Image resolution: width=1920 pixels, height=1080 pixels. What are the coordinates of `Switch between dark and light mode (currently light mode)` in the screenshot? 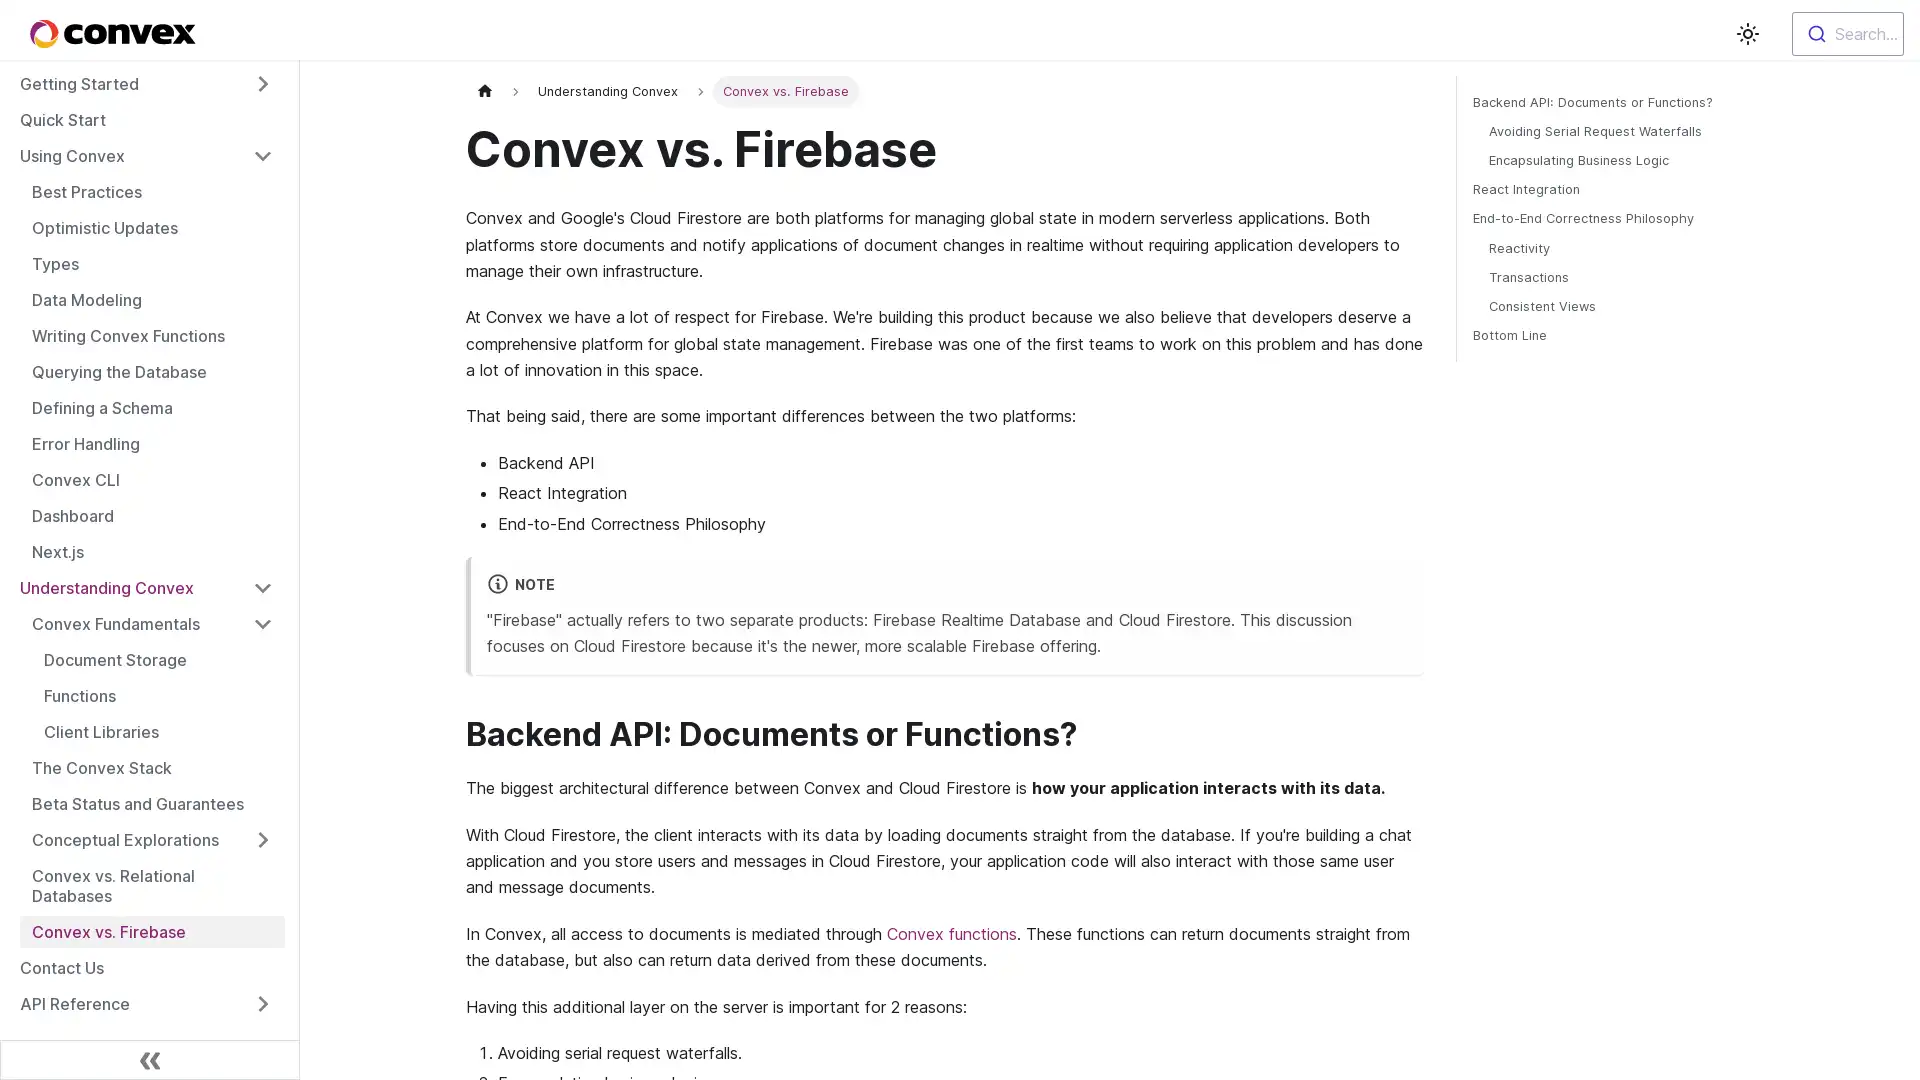 It's located at (1746, 34).